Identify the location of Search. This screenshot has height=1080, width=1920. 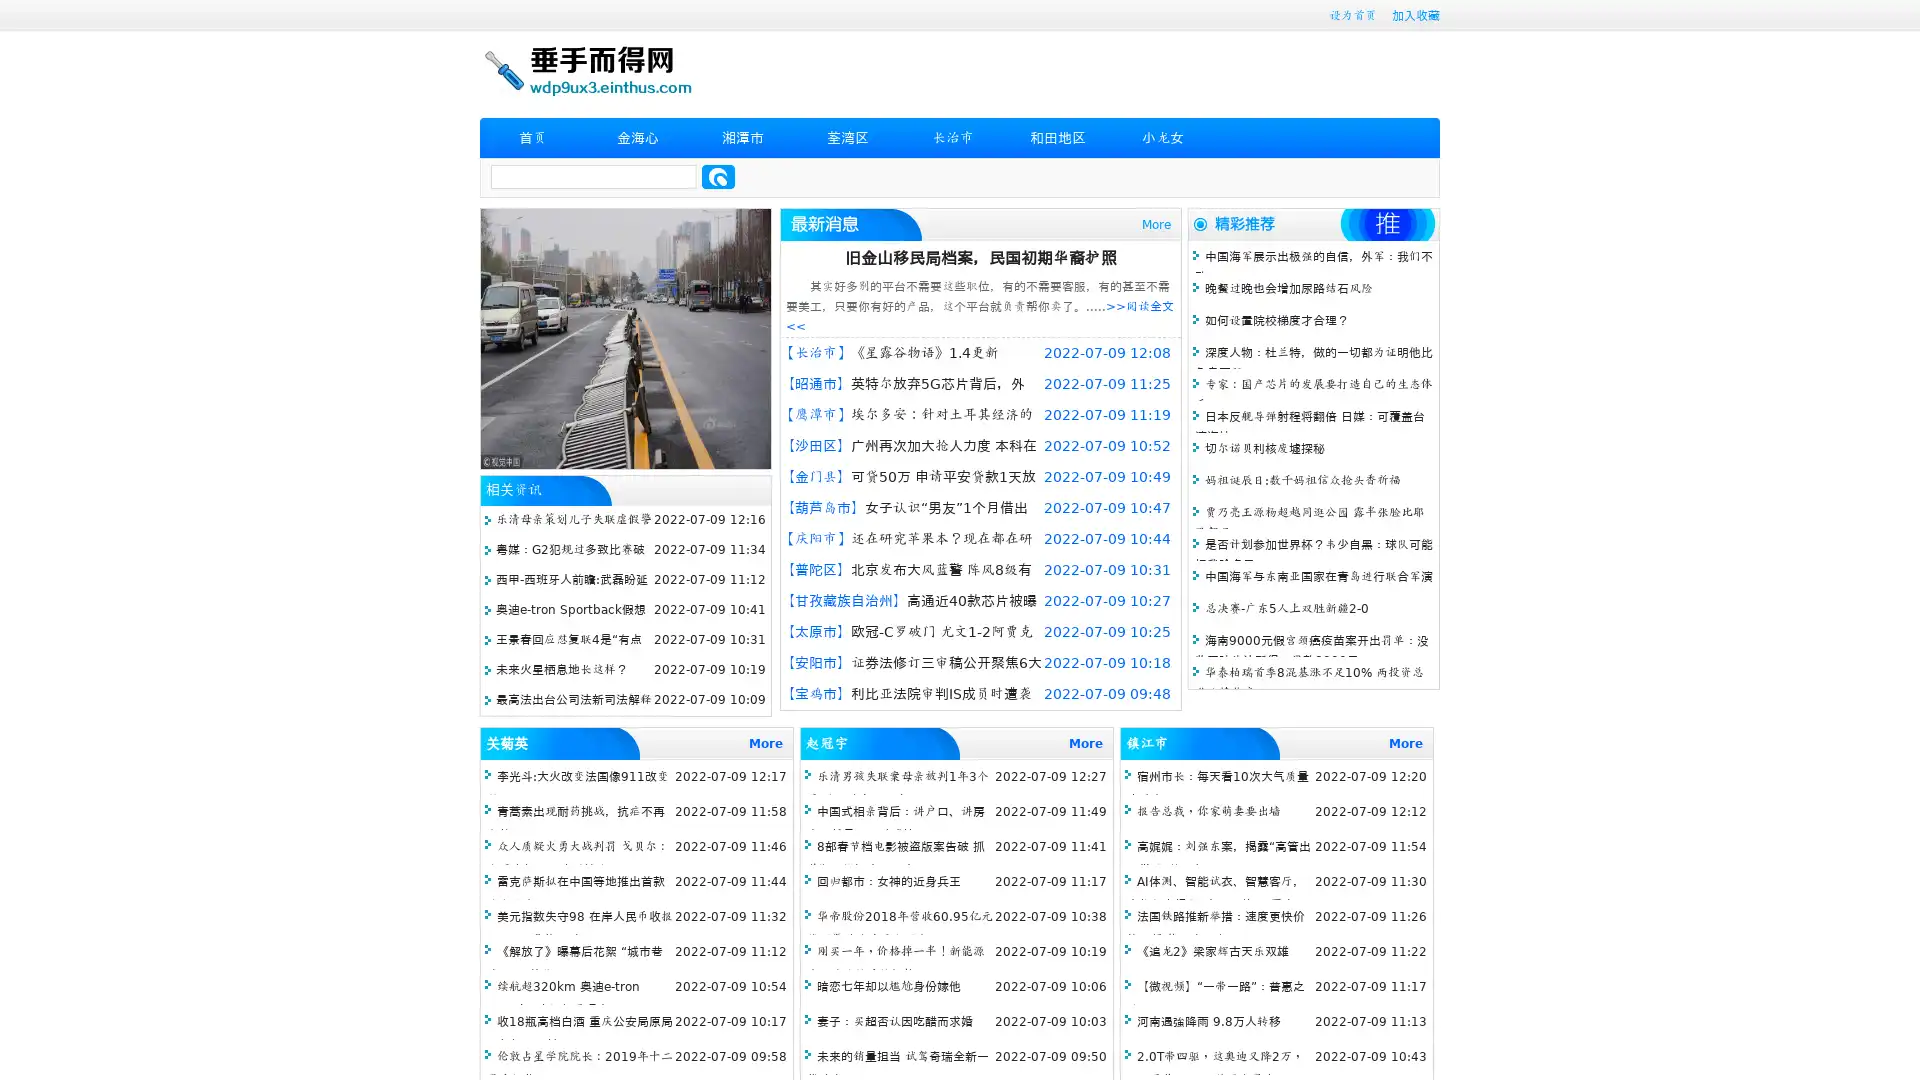
(718, 176).